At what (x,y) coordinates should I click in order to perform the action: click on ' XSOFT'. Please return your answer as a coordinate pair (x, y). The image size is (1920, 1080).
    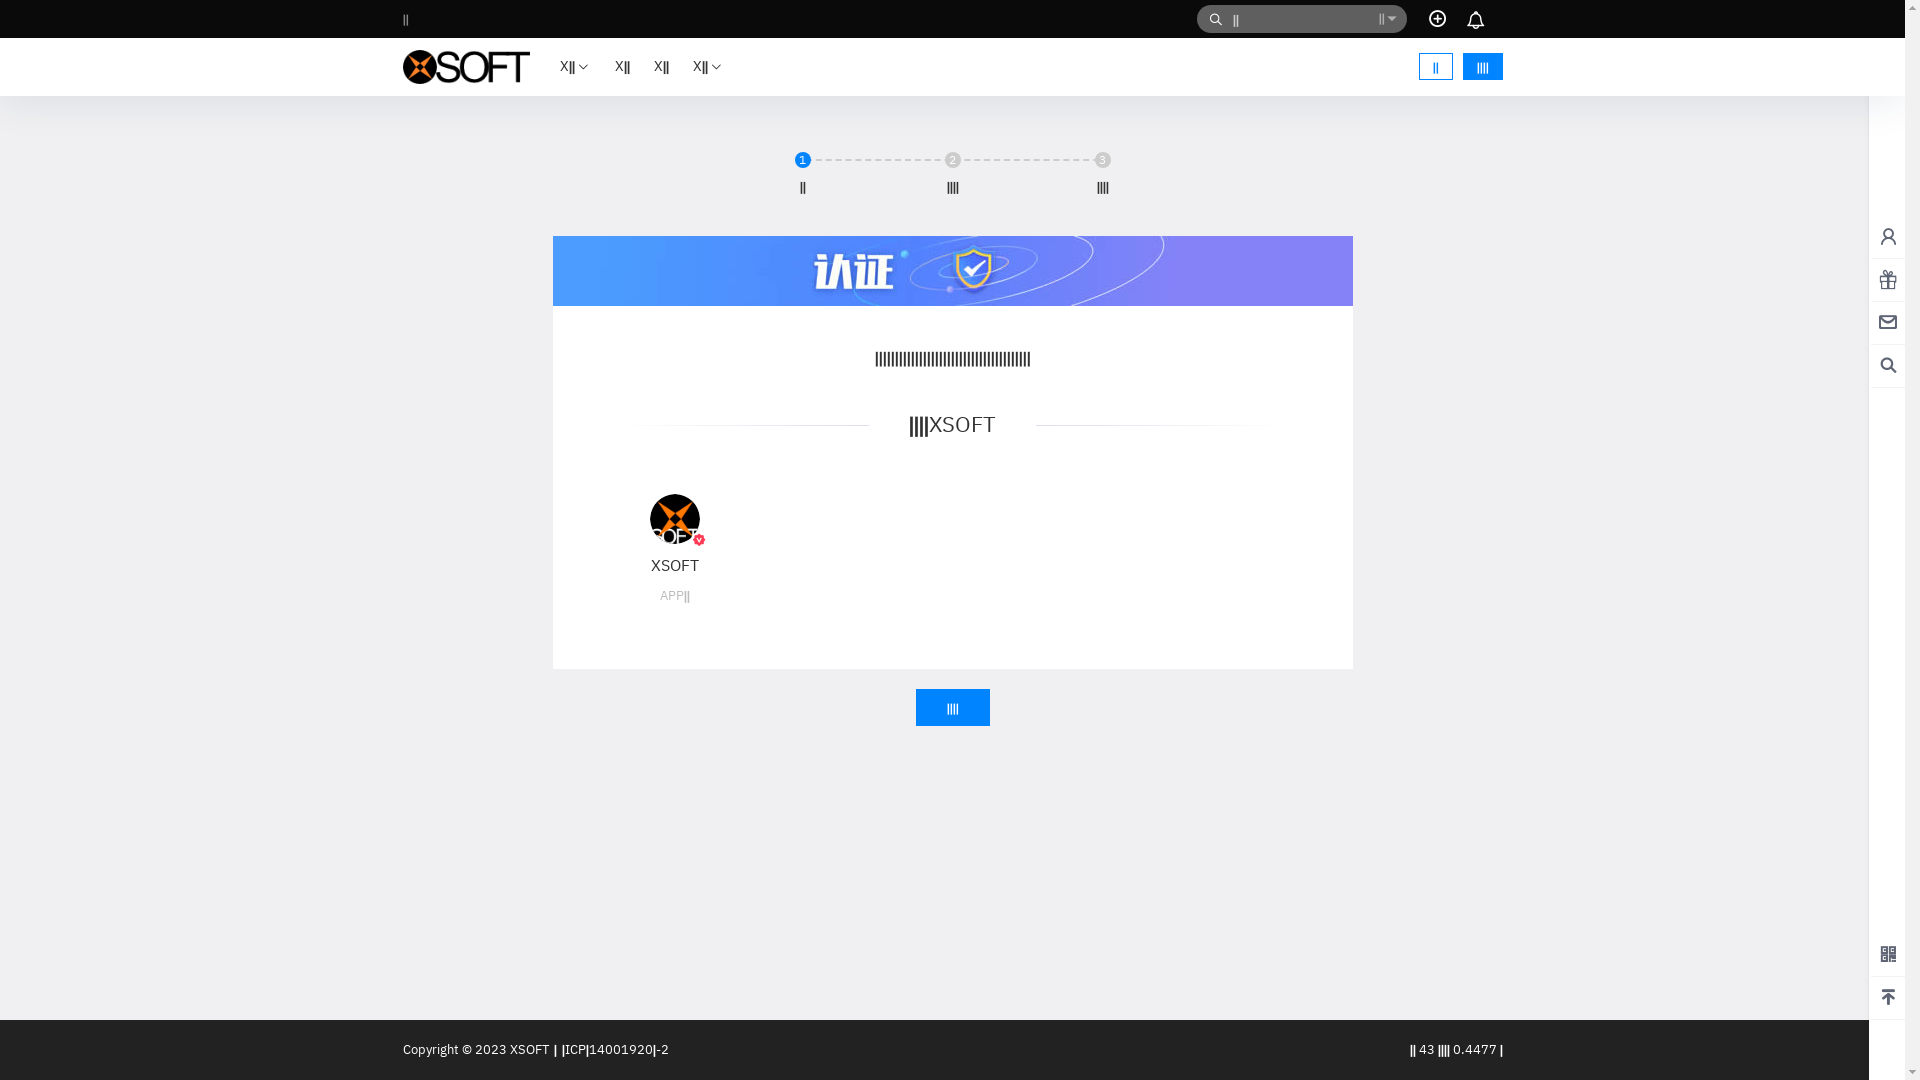
    Looking at the image, I should click on (527, 1048).